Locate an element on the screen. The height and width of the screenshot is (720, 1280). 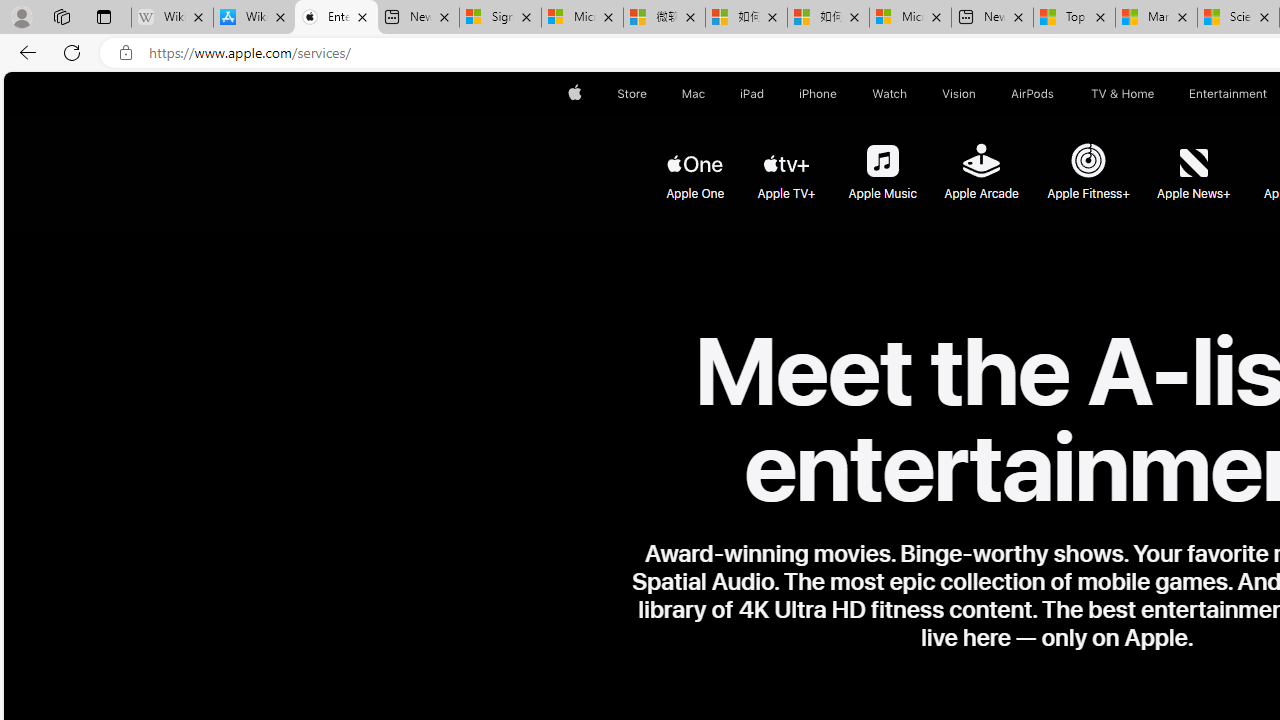
'Apple TV+' is located at coordinates (787, 162).